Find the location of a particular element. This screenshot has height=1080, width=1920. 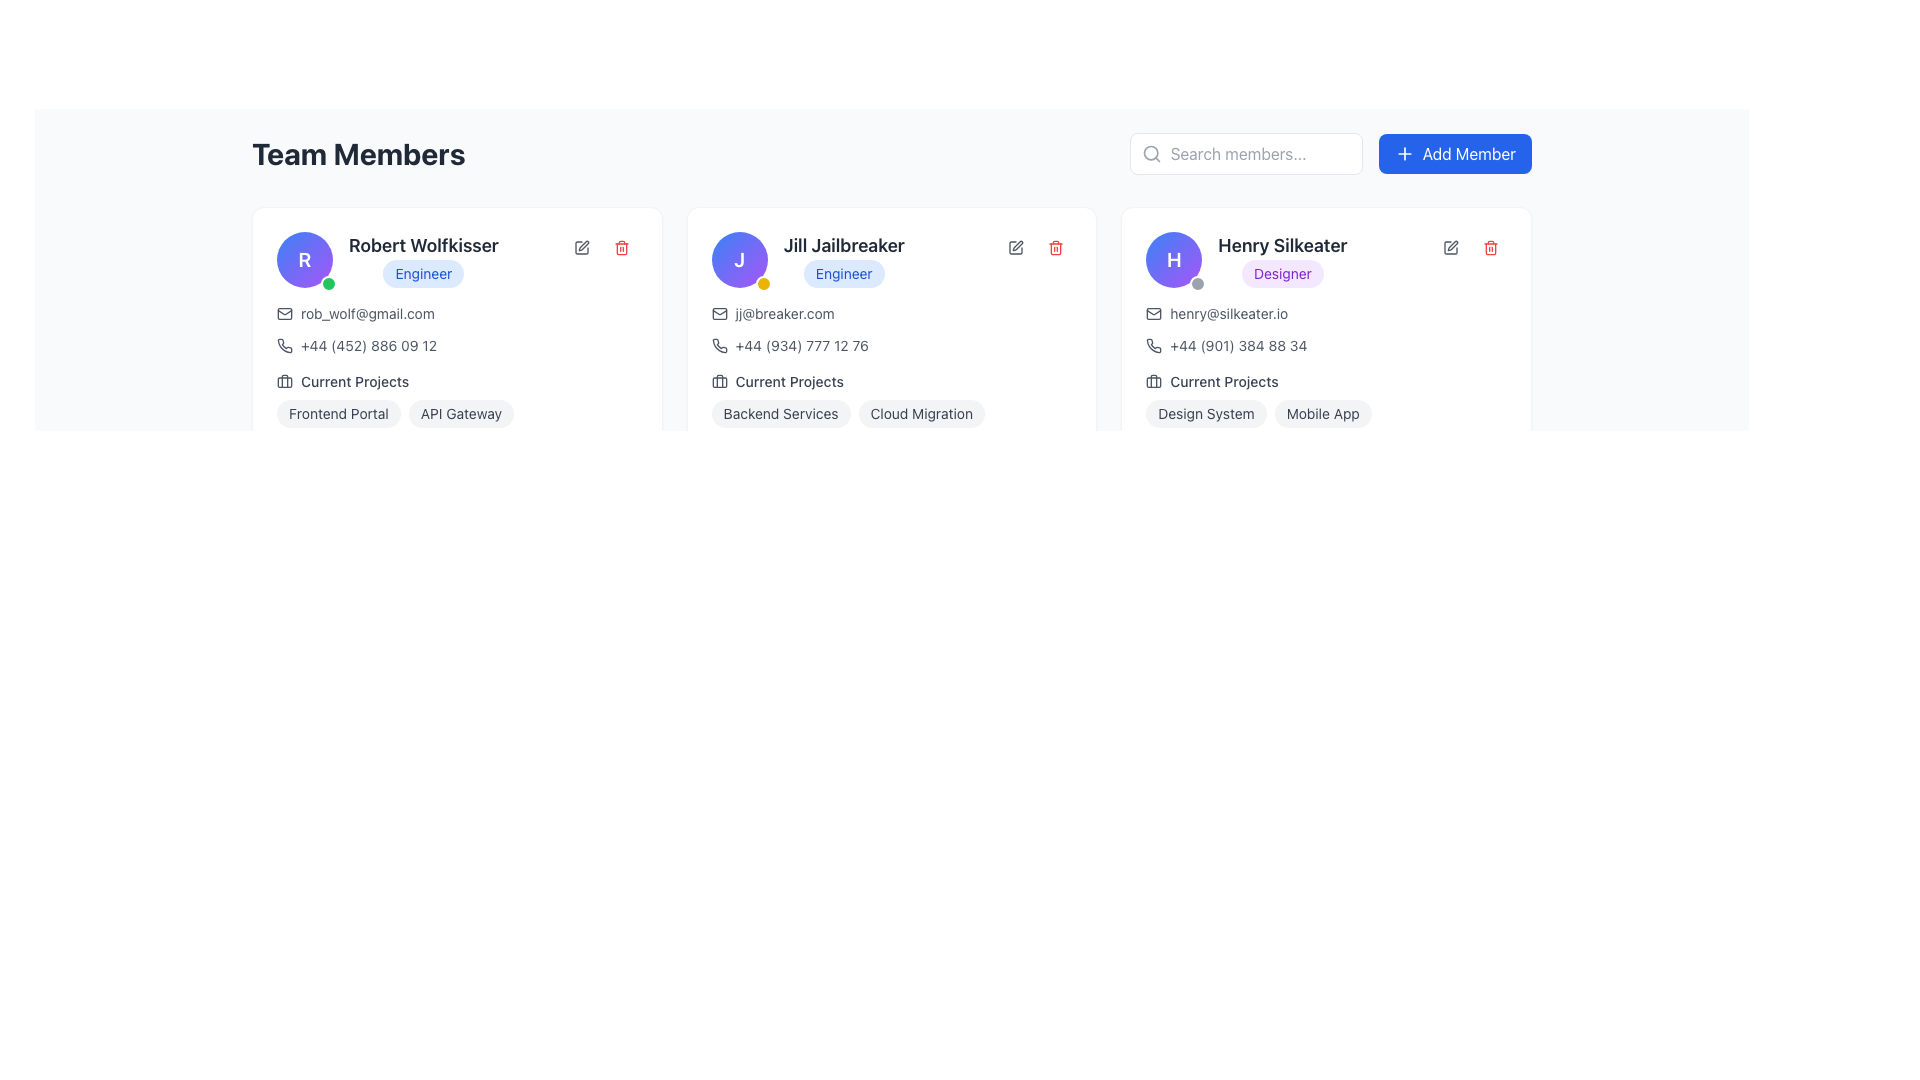

the circular magnifying glass icon located within the search input box, positioned to the left of the blue 'Add Member' button is located at coordinates (1150, 152).